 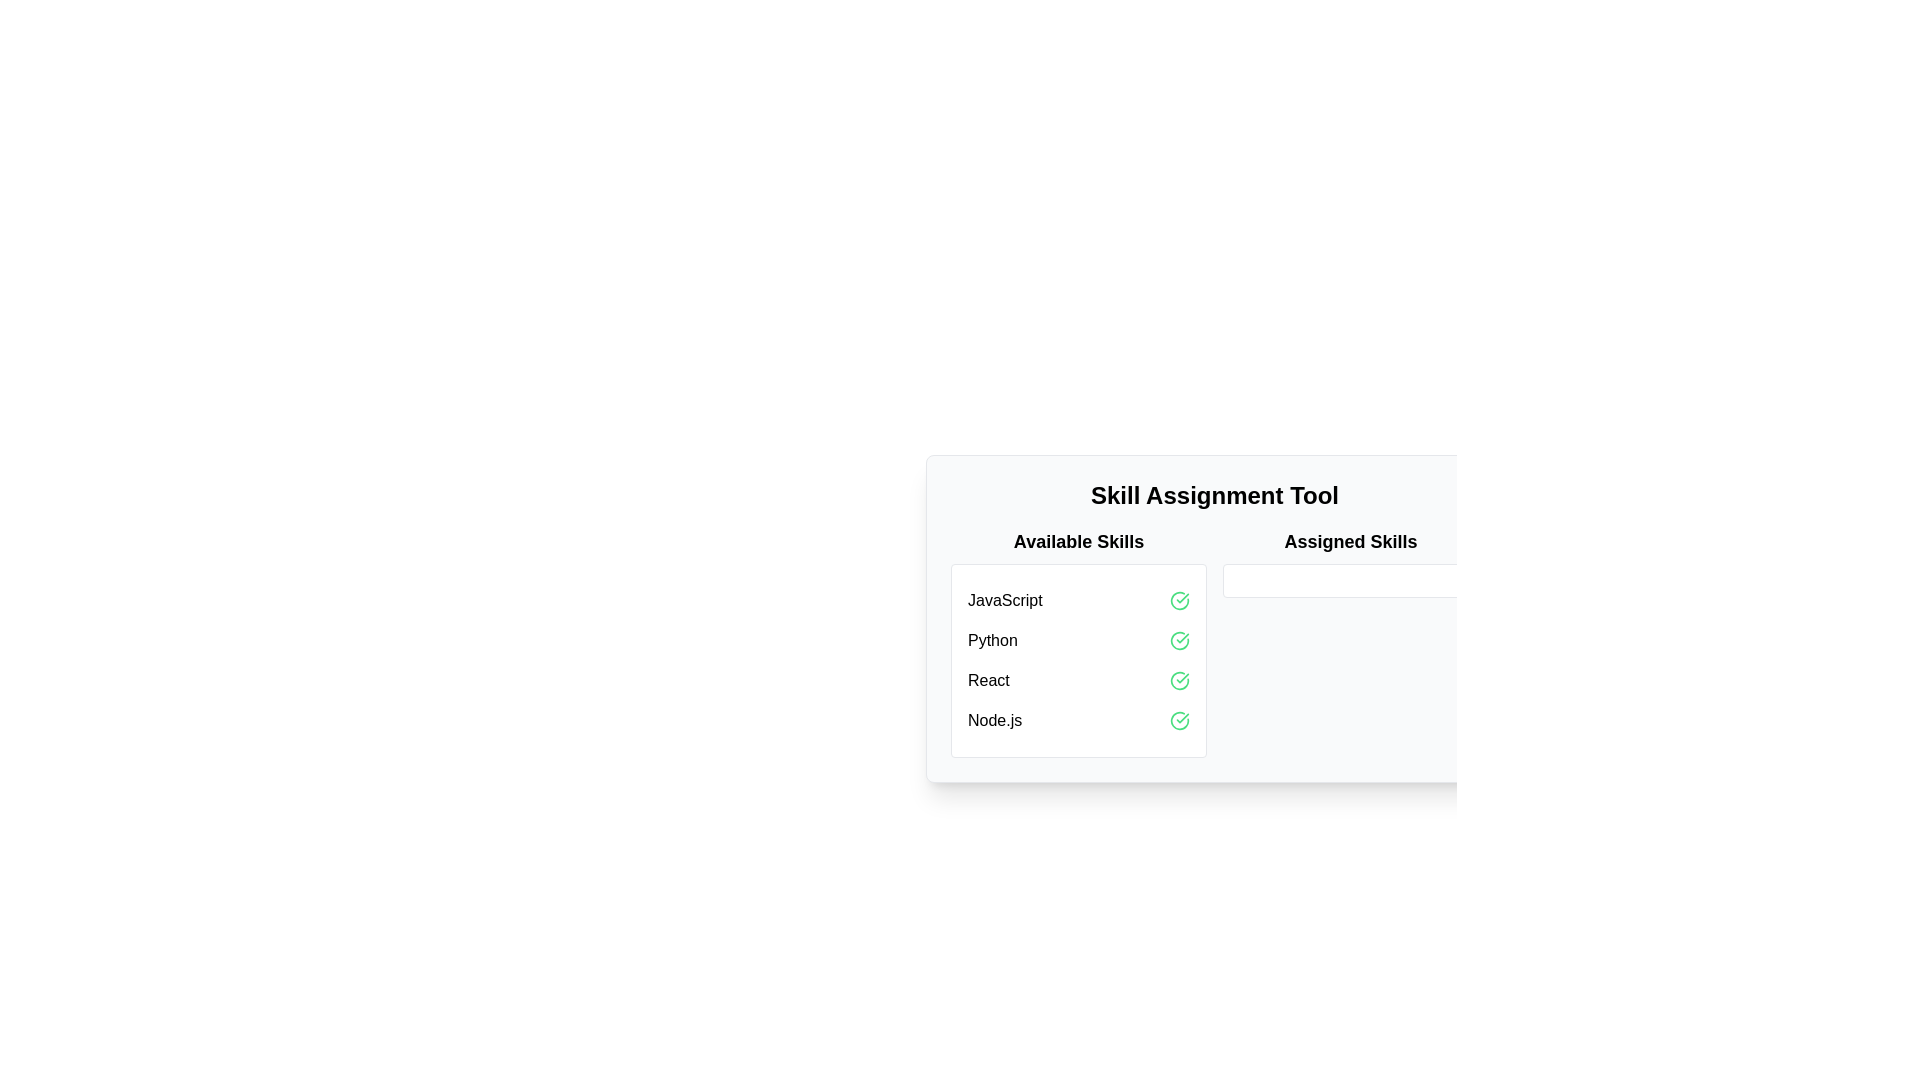 What do you see at coordinates (1005, 600) in the screenshot?
I see `'JavaScript' label in the 'Available Skills' list, which is the topmost item under the title 'Available Skills'` at bounding box center [1005, 600].